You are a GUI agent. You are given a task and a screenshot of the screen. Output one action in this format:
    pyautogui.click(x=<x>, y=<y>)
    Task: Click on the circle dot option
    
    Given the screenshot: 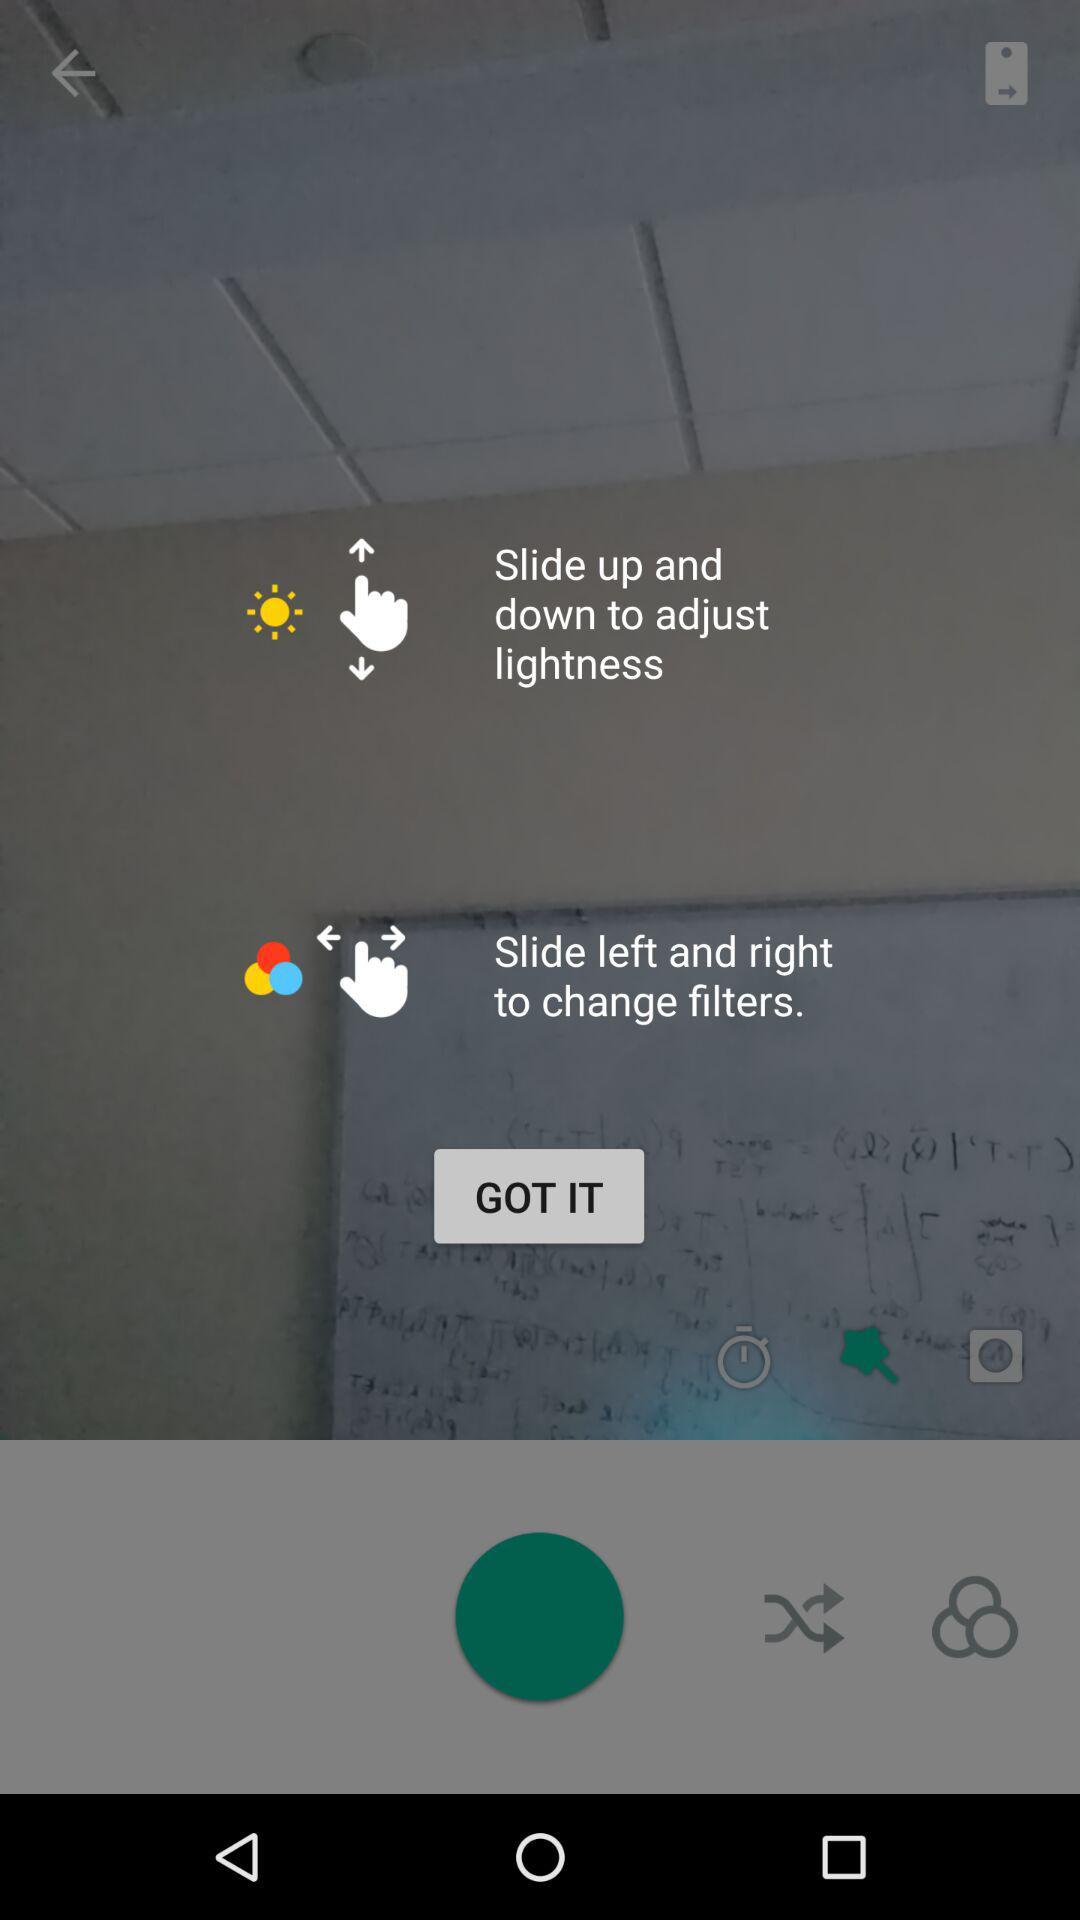 What is the action you would take?
    pyautogui.click(x=538, y=1616)
    